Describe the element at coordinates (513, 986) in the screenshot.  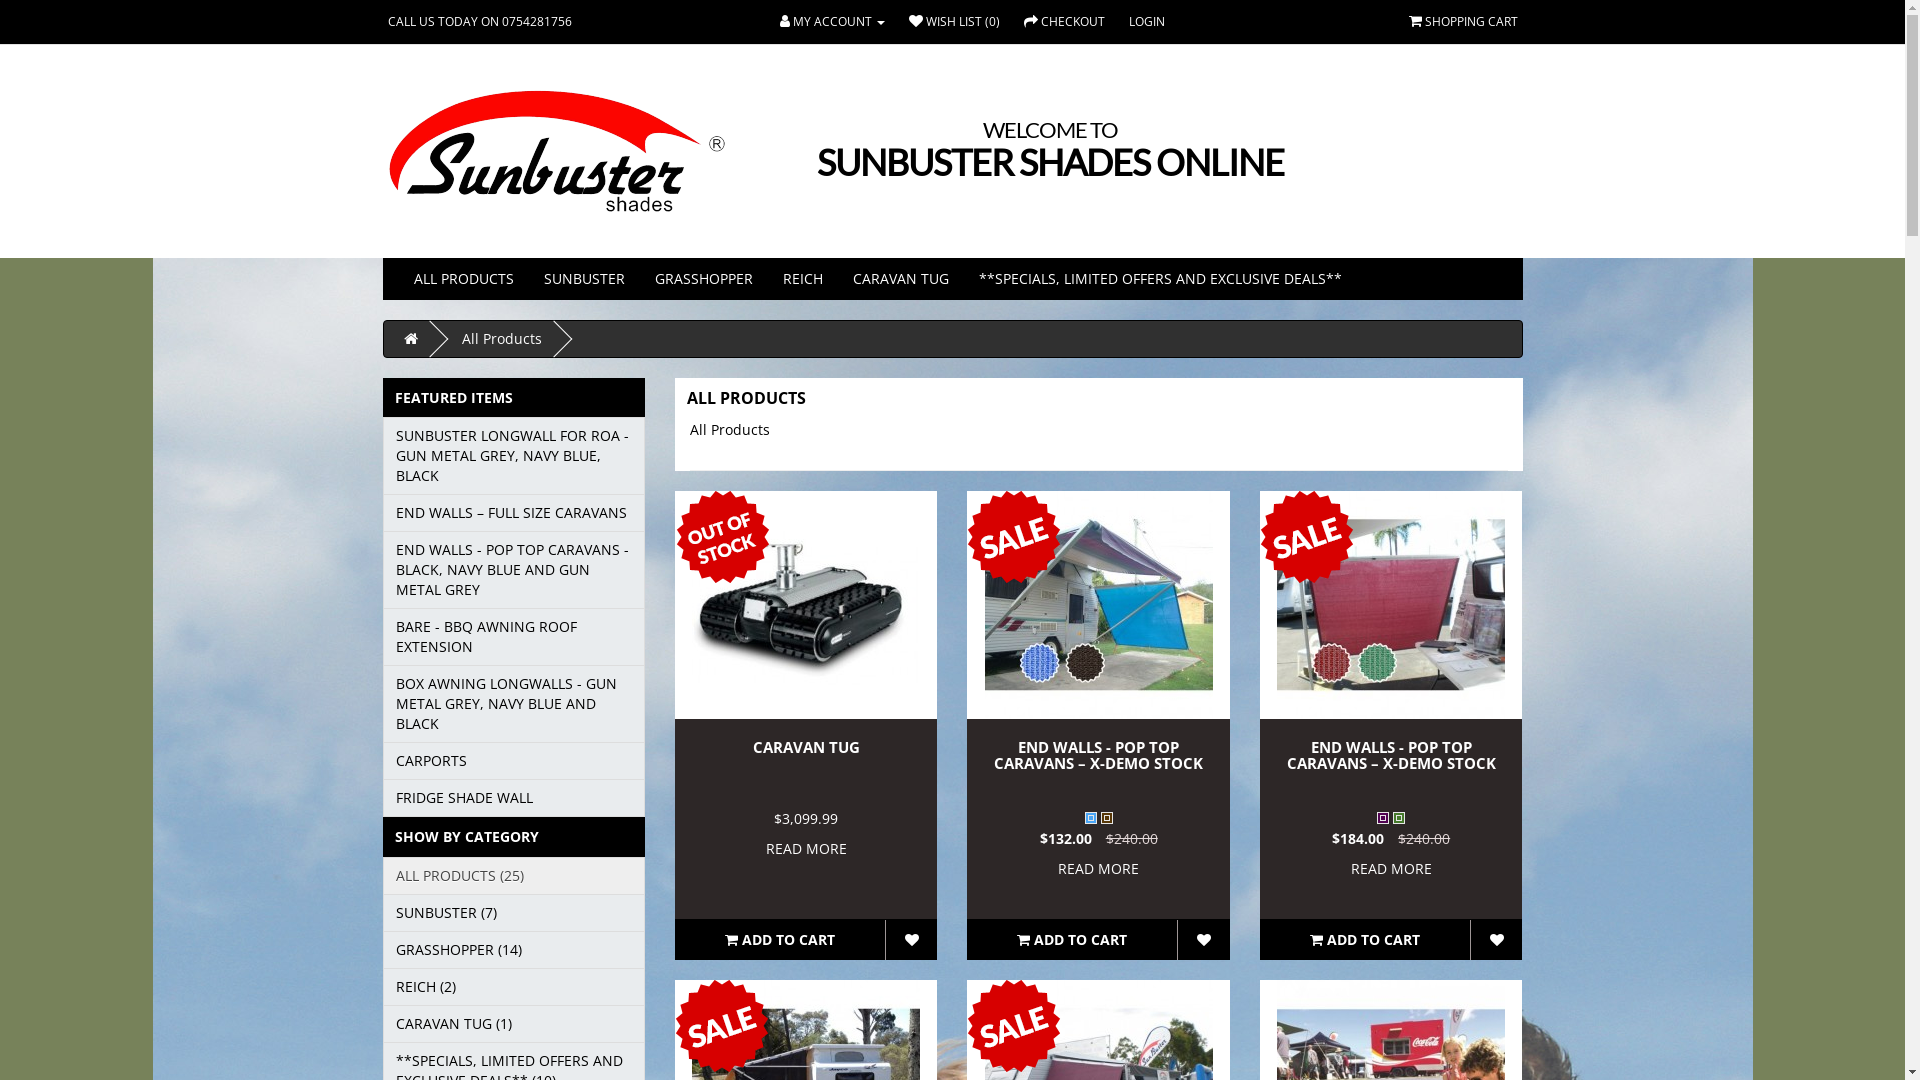
I see `'REICH (2)'` at that location.